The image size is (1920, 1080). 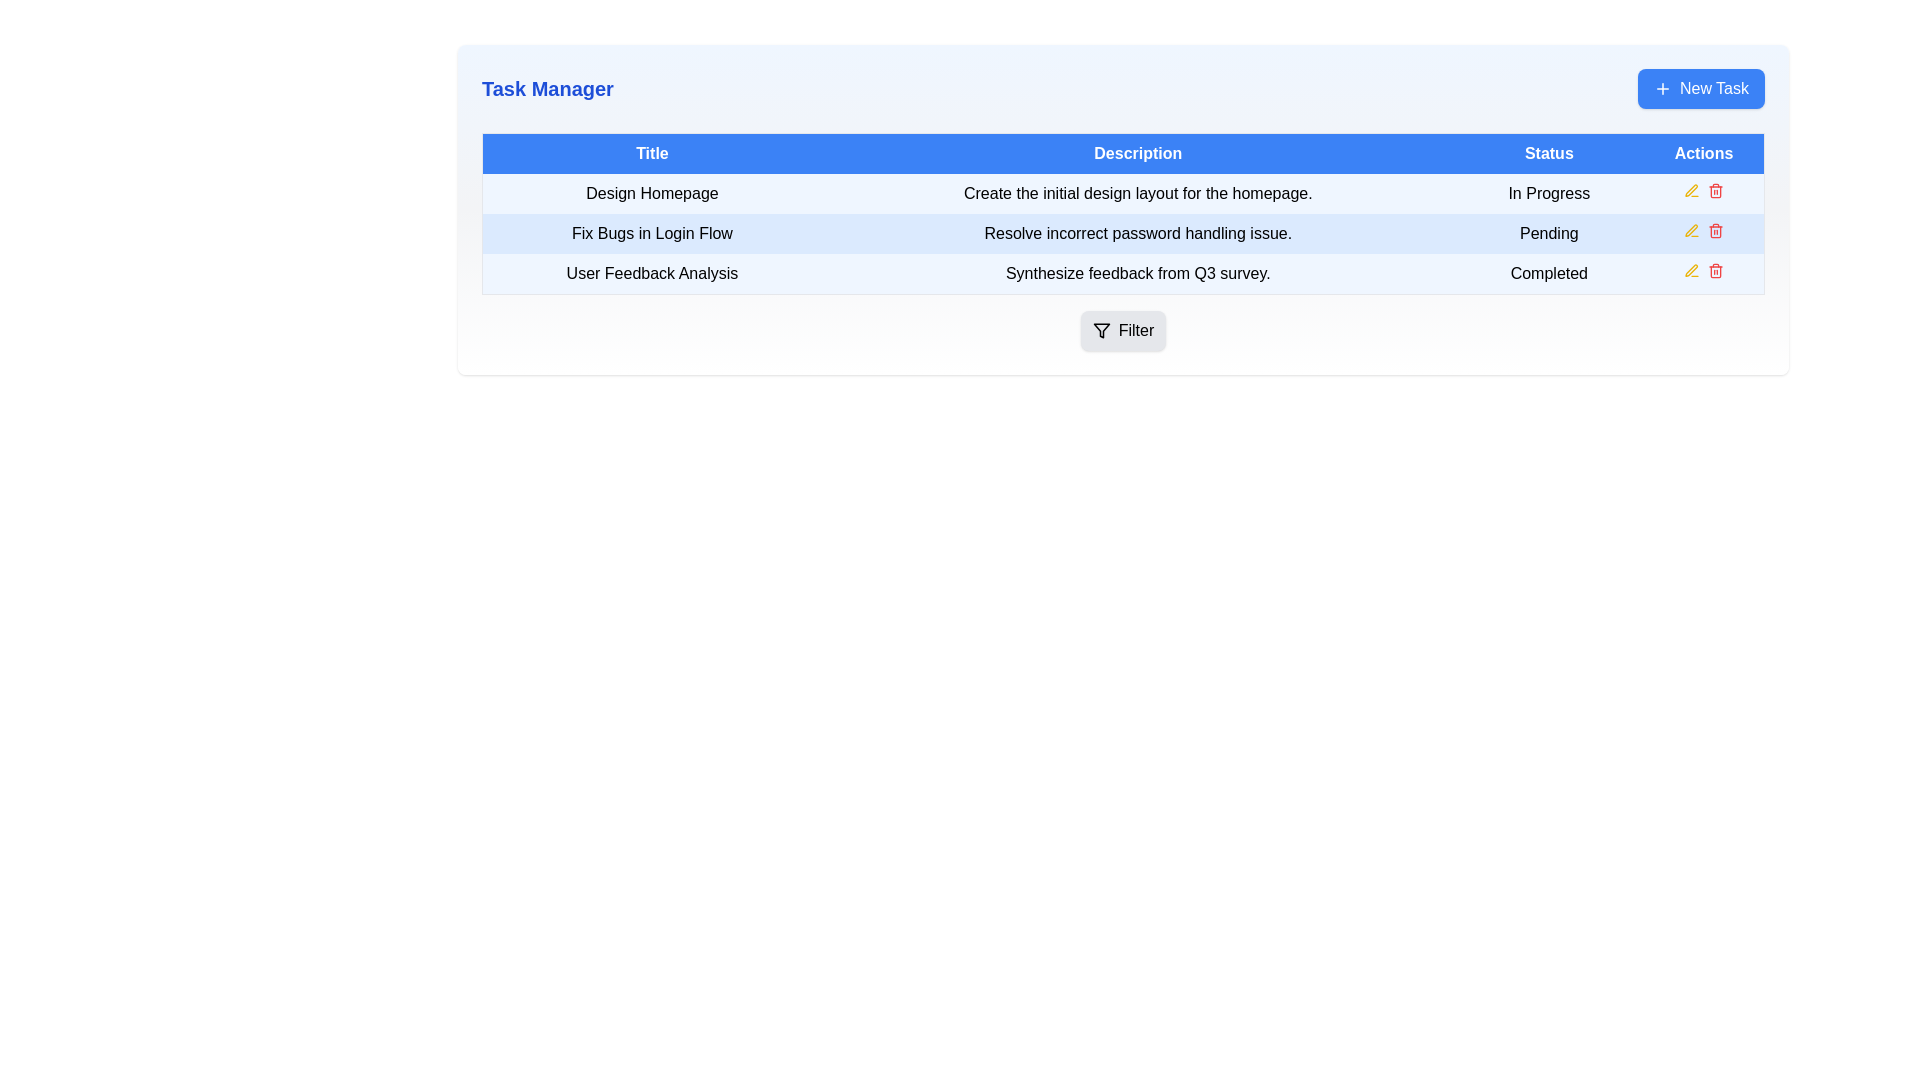 What do you see at coordinates (652, 274) in the screenshot?
I see `text of the title label in the third row of the task manager interface, located under the 'Title' column, which is adjacent to 'Synthesize feedback from Q3 survey'` at bounding box center [652, 274].